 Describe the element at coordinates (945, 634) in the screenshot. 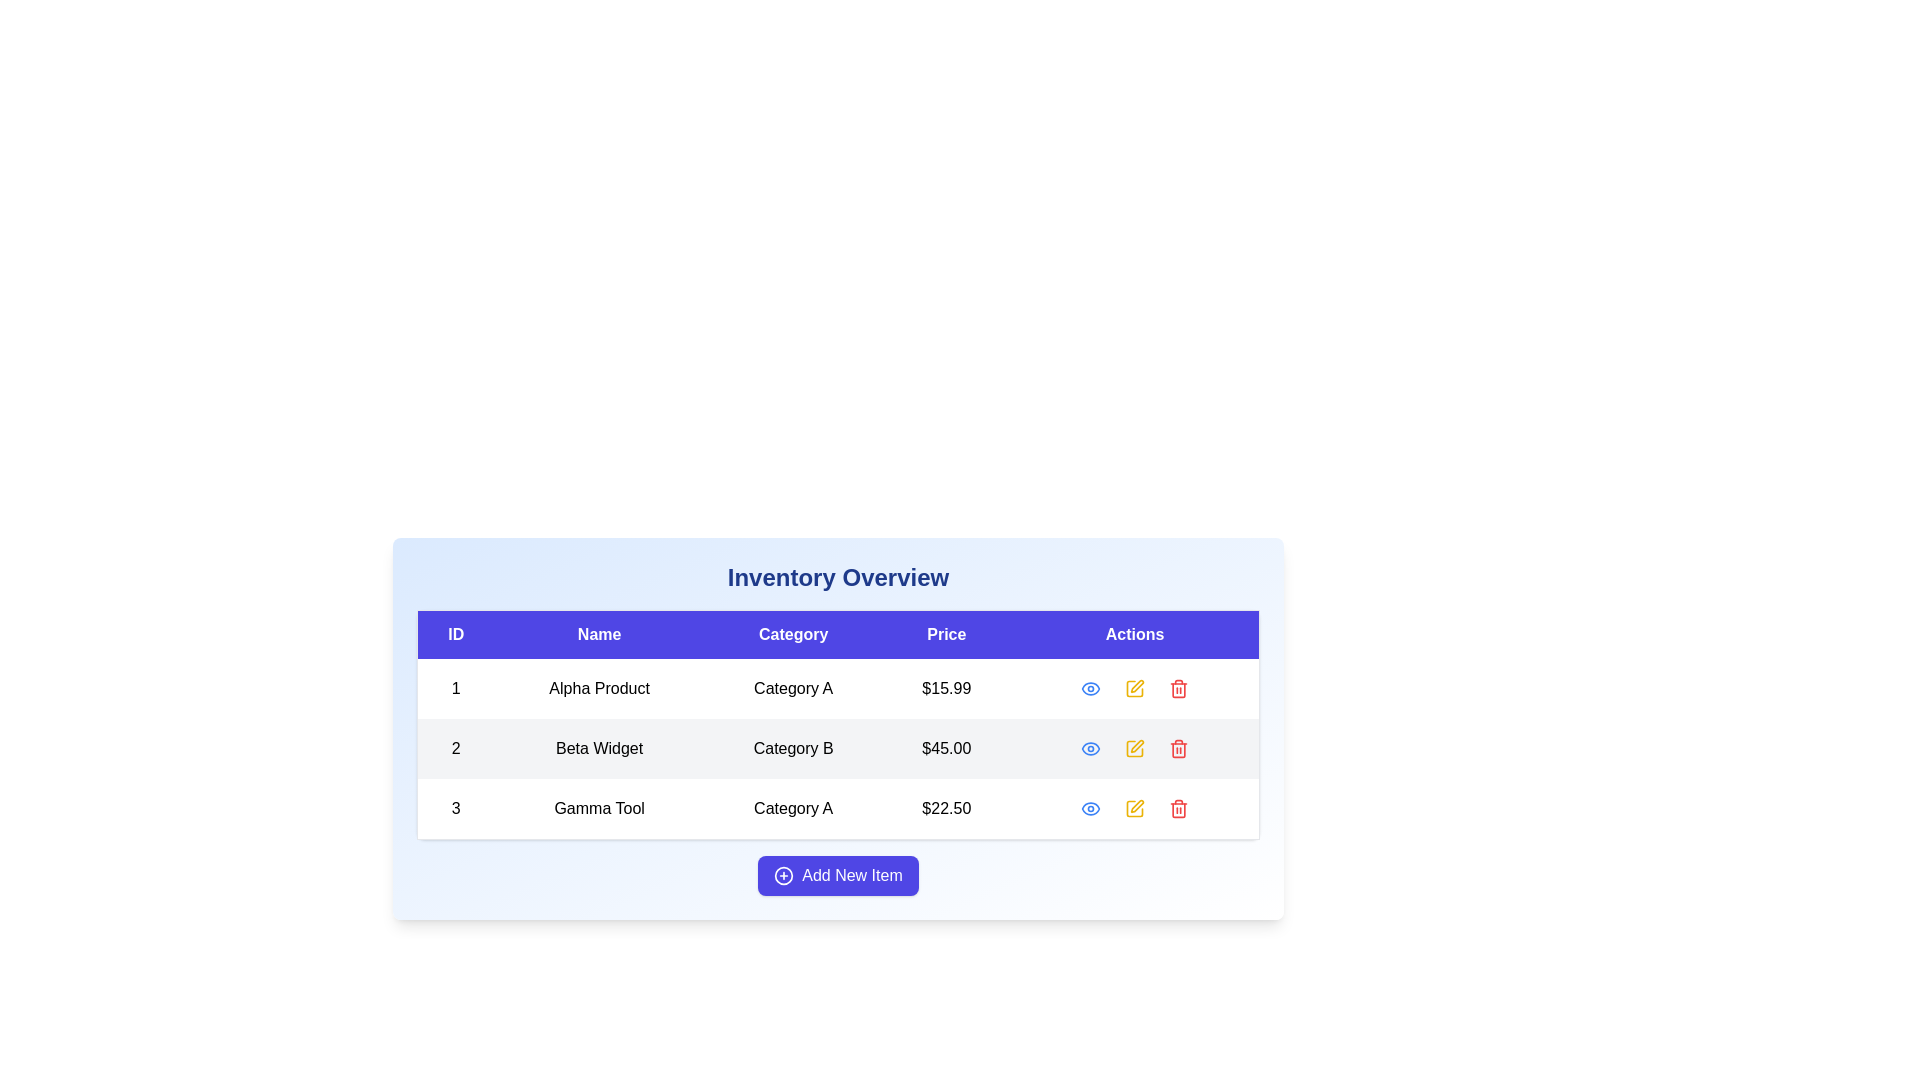

I see `the 'Price' text label, which is a static header in the table aligned with other headers such as 'ID', 'Name', 'Category', and 'Actions'` at that location.